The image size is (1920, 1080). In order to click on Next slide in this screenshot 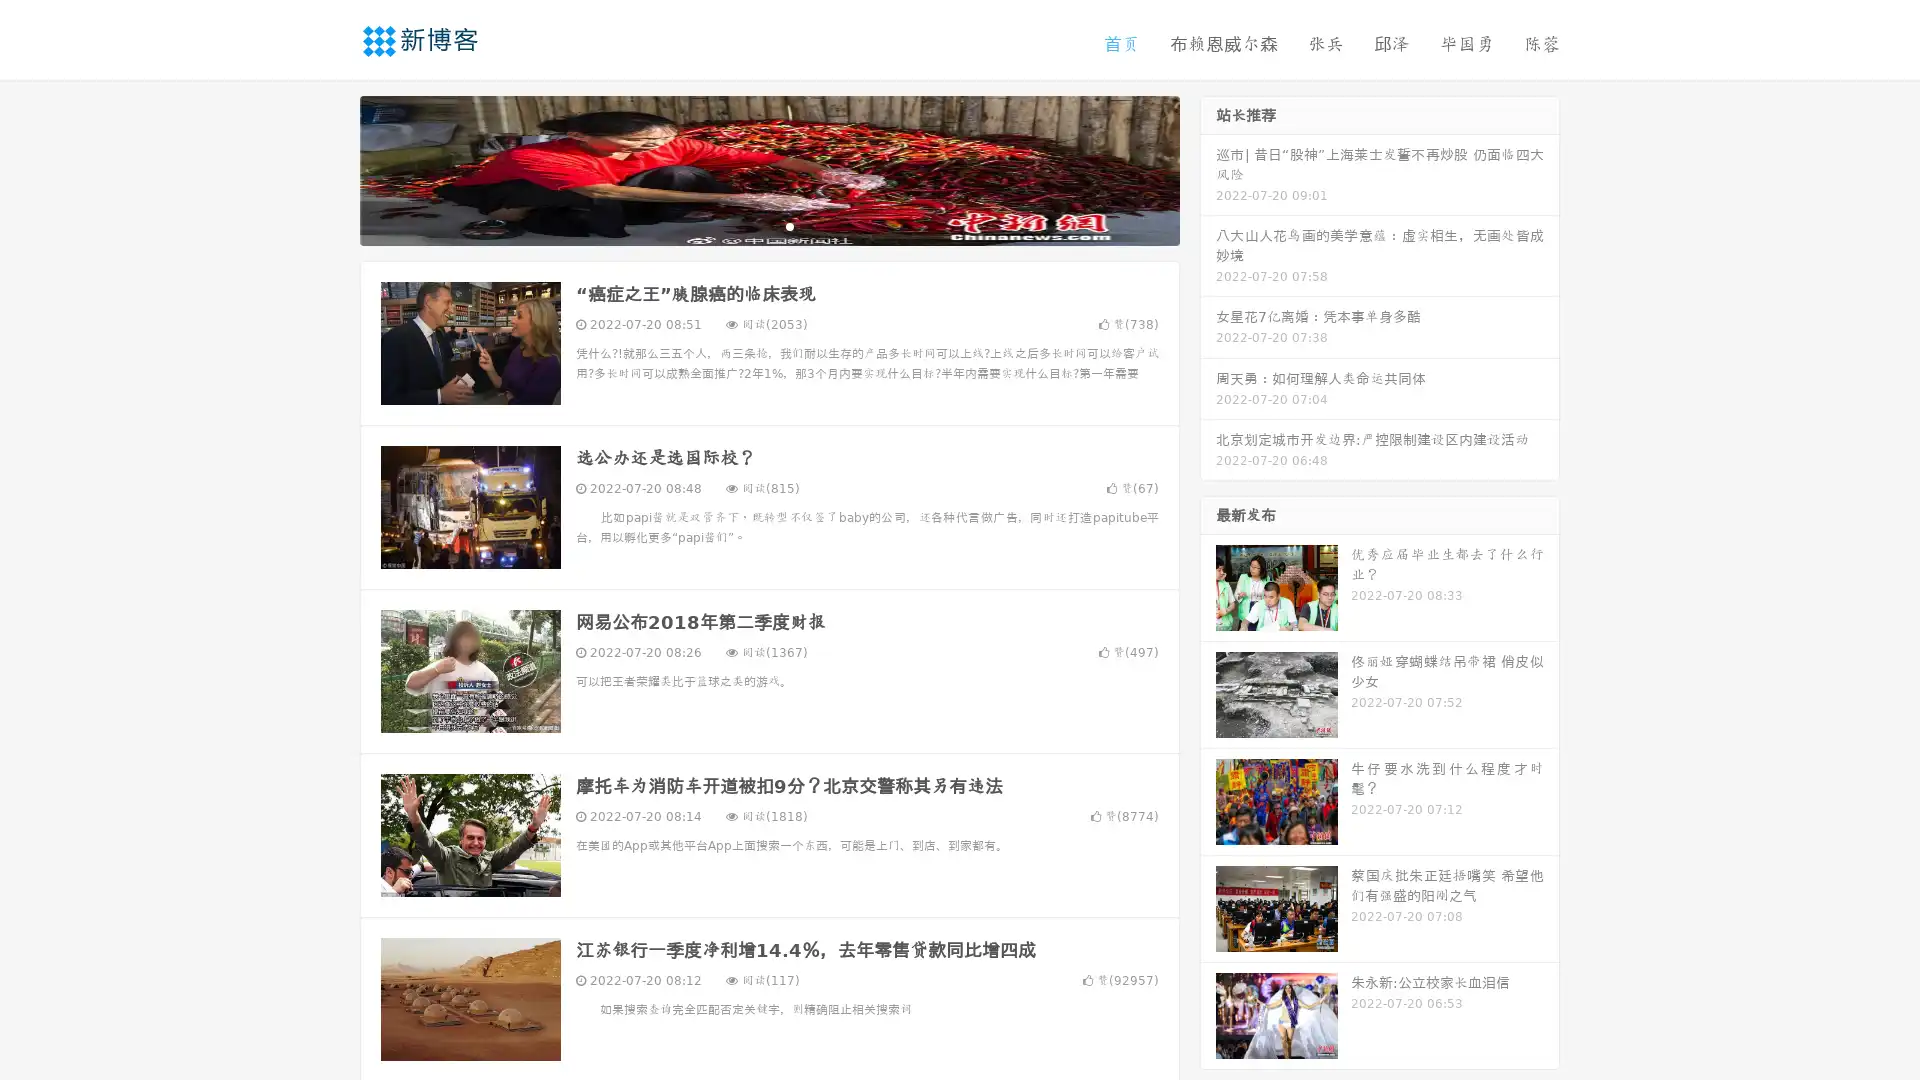, I will do `click(1208, 168)`.